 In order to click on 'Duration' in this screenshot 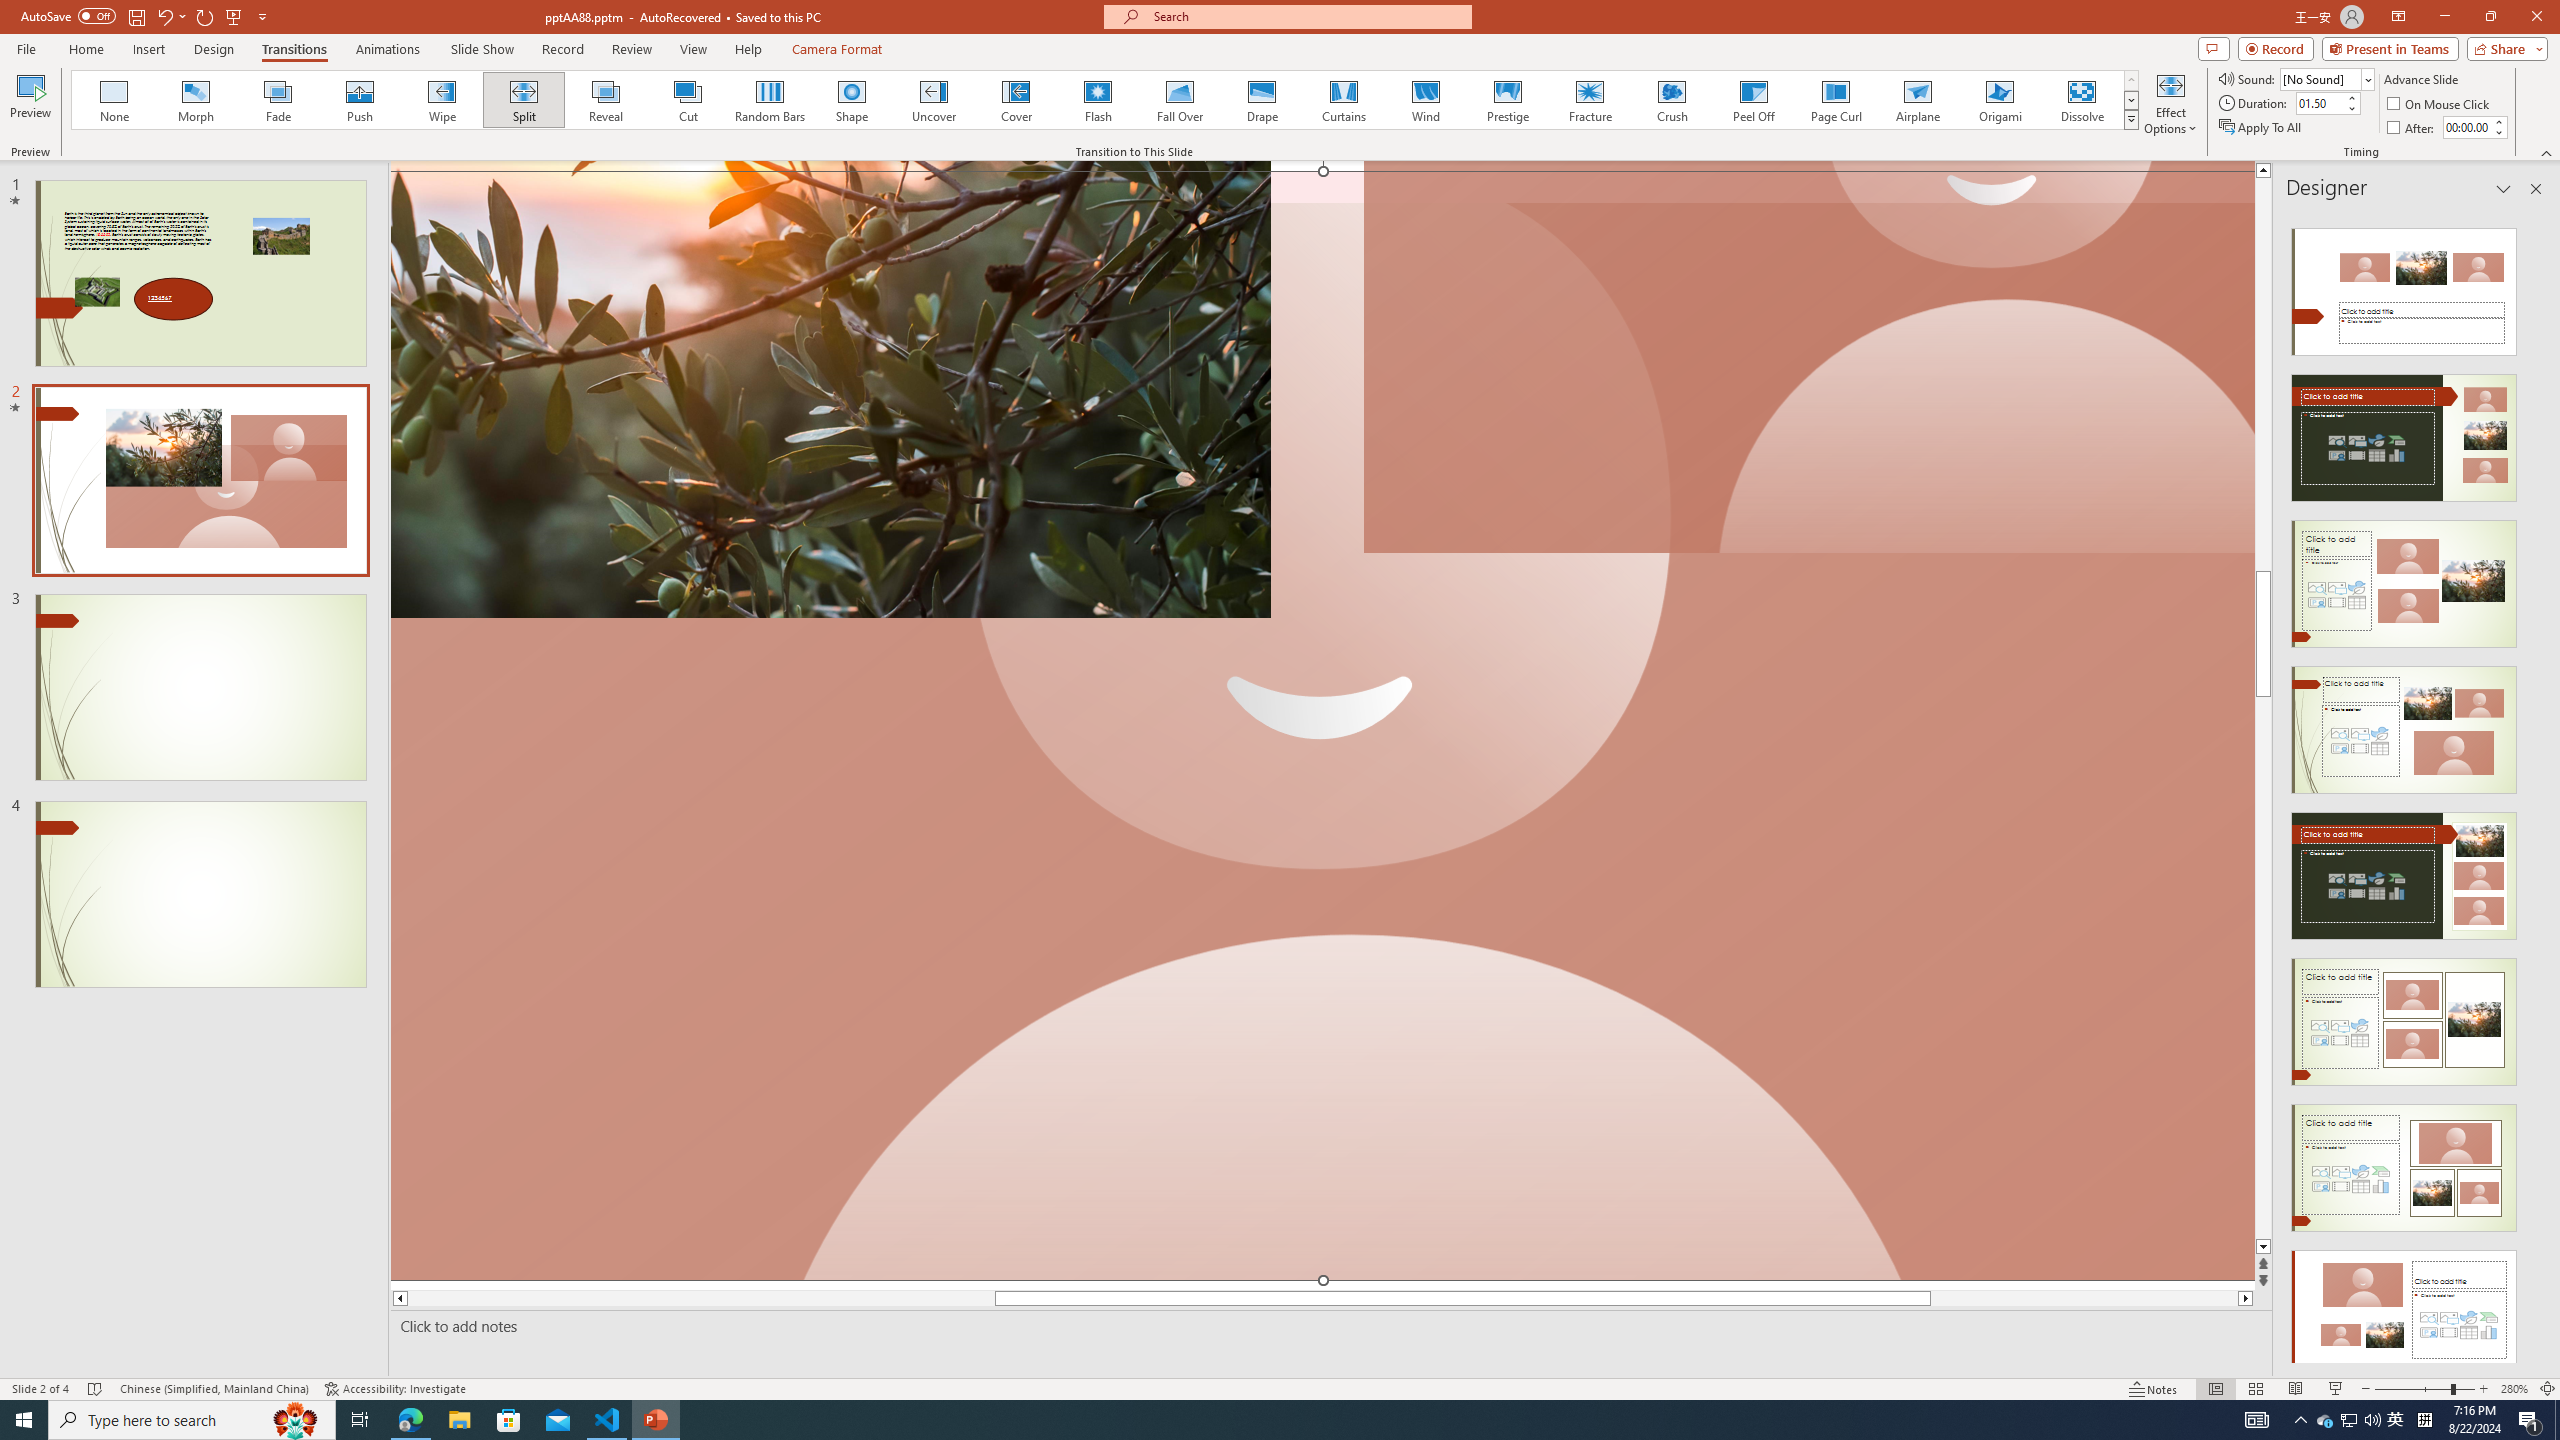, I will do `click(2319, 102)`.